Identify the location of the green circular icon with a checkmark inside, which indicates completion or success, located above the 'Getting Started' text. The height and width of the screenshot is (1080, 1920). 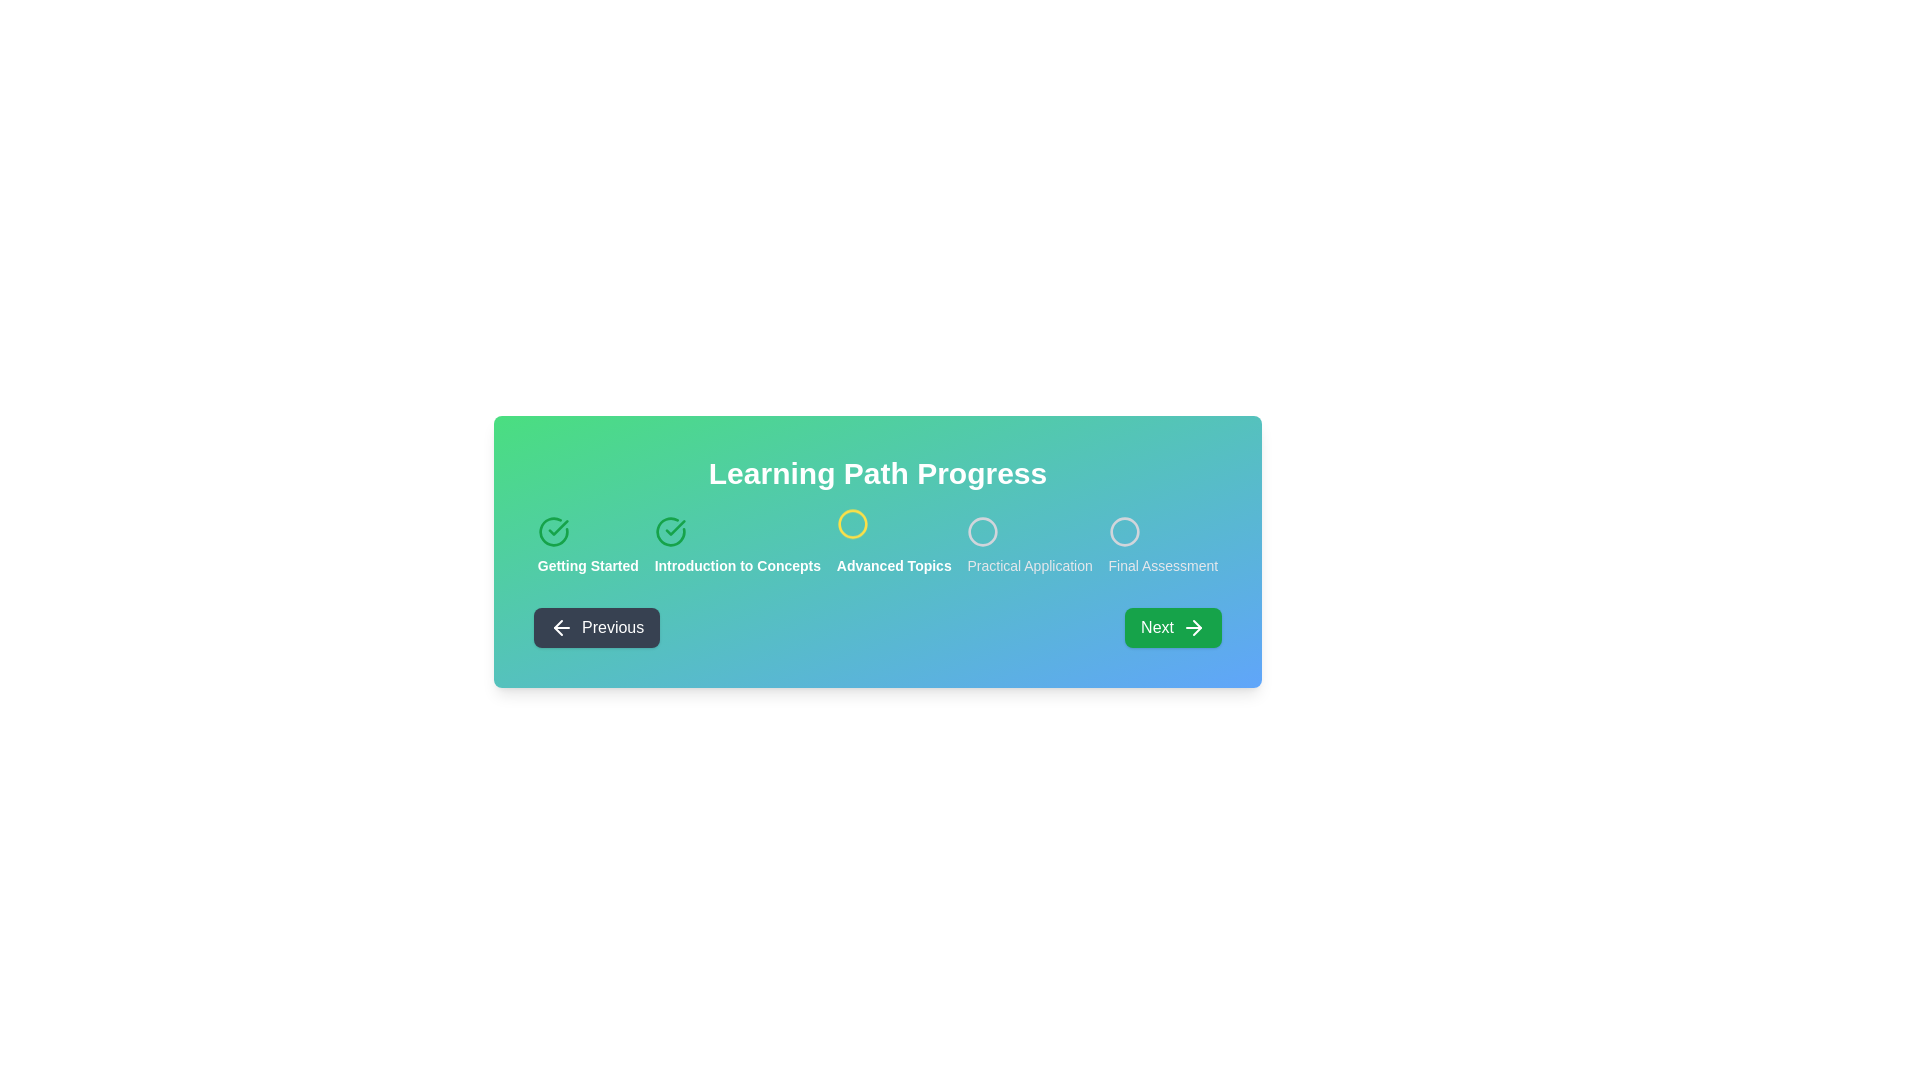
(553, 531).